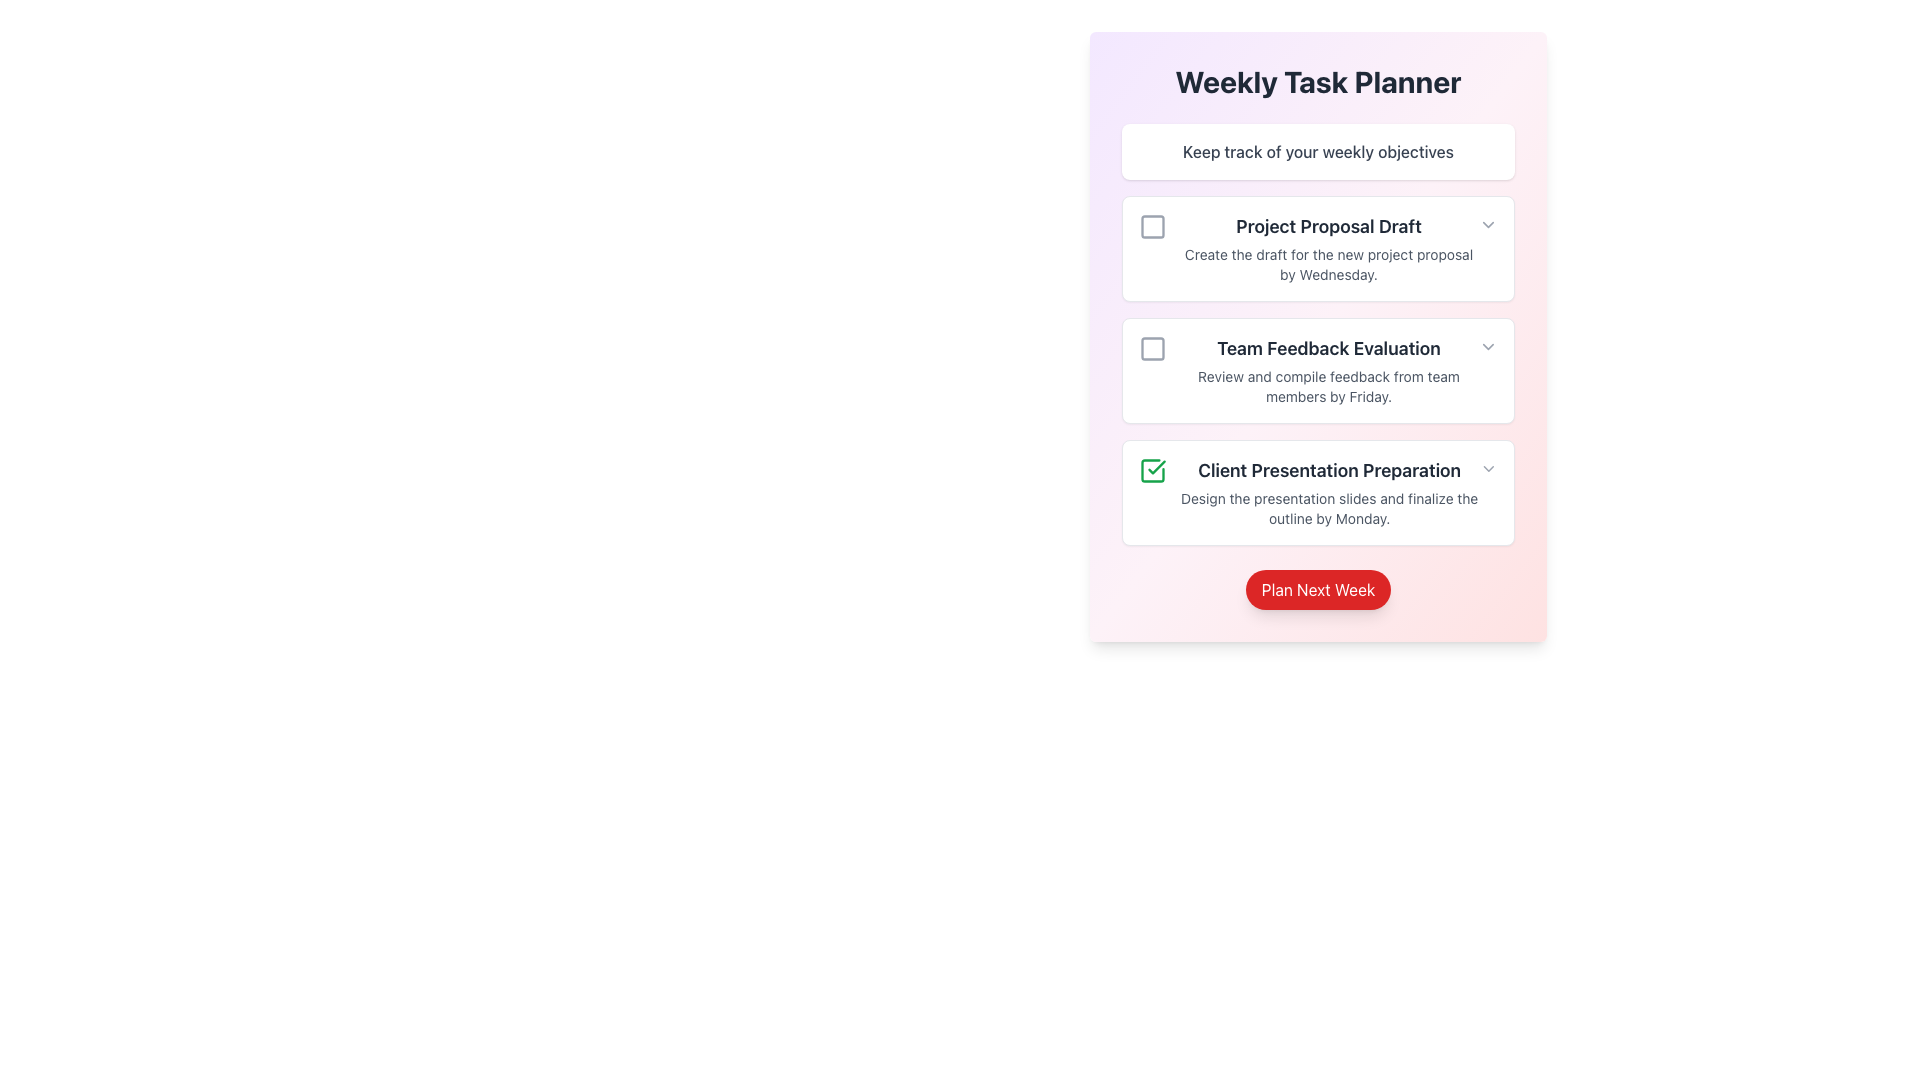  What do you see at coordinates (1152, 347) in the screenshot?
I see `the Visual State Indicator located in the second row of the task list within the 'Weekly Task Planner' interface, specifically in the 'Team Feedback Evaluation' section` at bounding box center [1152, 347].